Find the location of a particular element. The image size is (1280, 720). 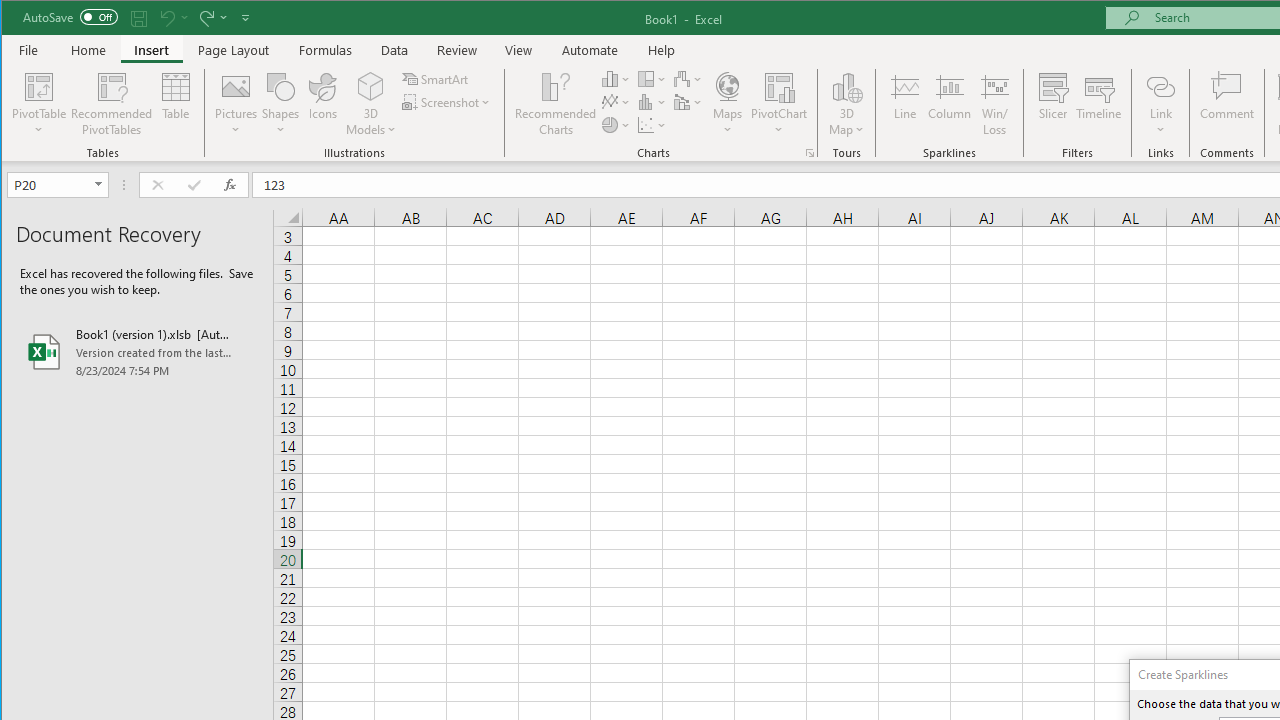

'Win/Loss' is located at coordinates (995, 104).